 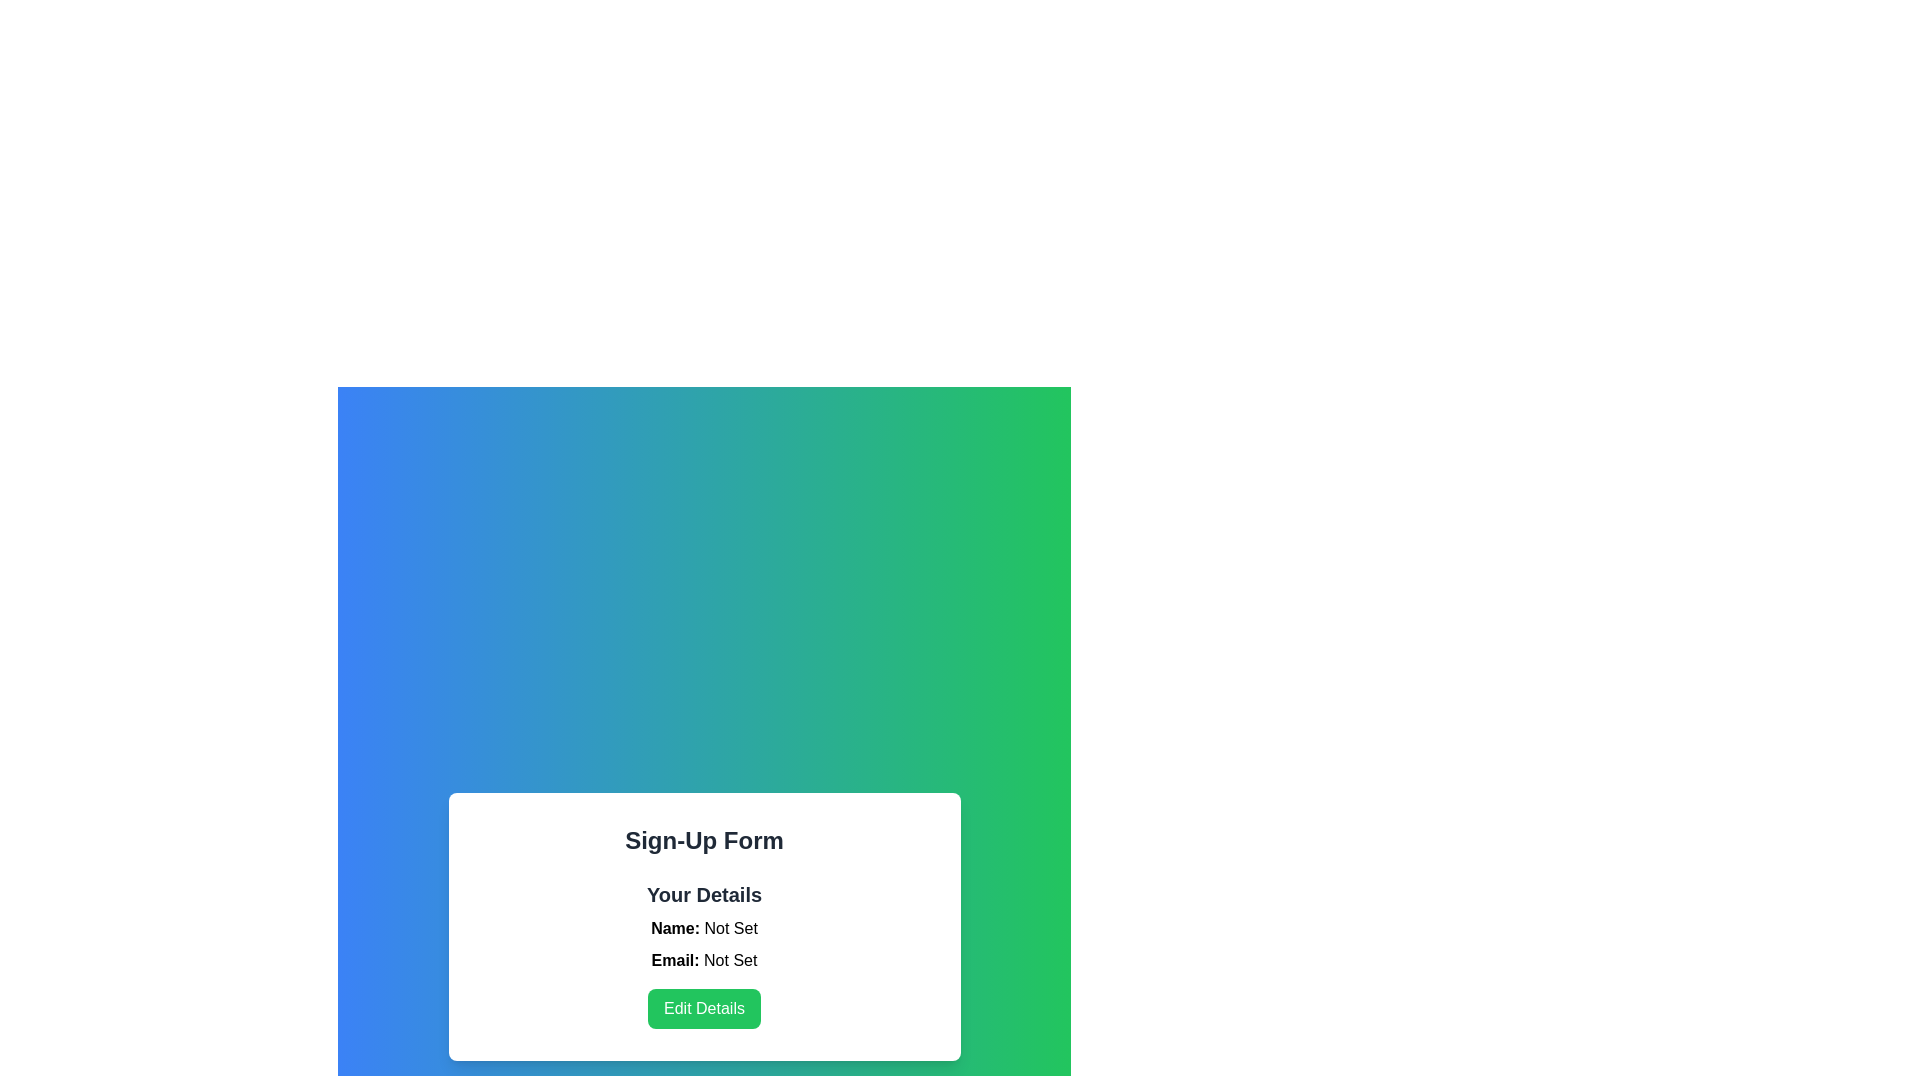 I want to click on the green 'Edit Details' button with white text, located below 'Email: Not Set' in the 'Your Details' section, so click(x=704, y=1009).